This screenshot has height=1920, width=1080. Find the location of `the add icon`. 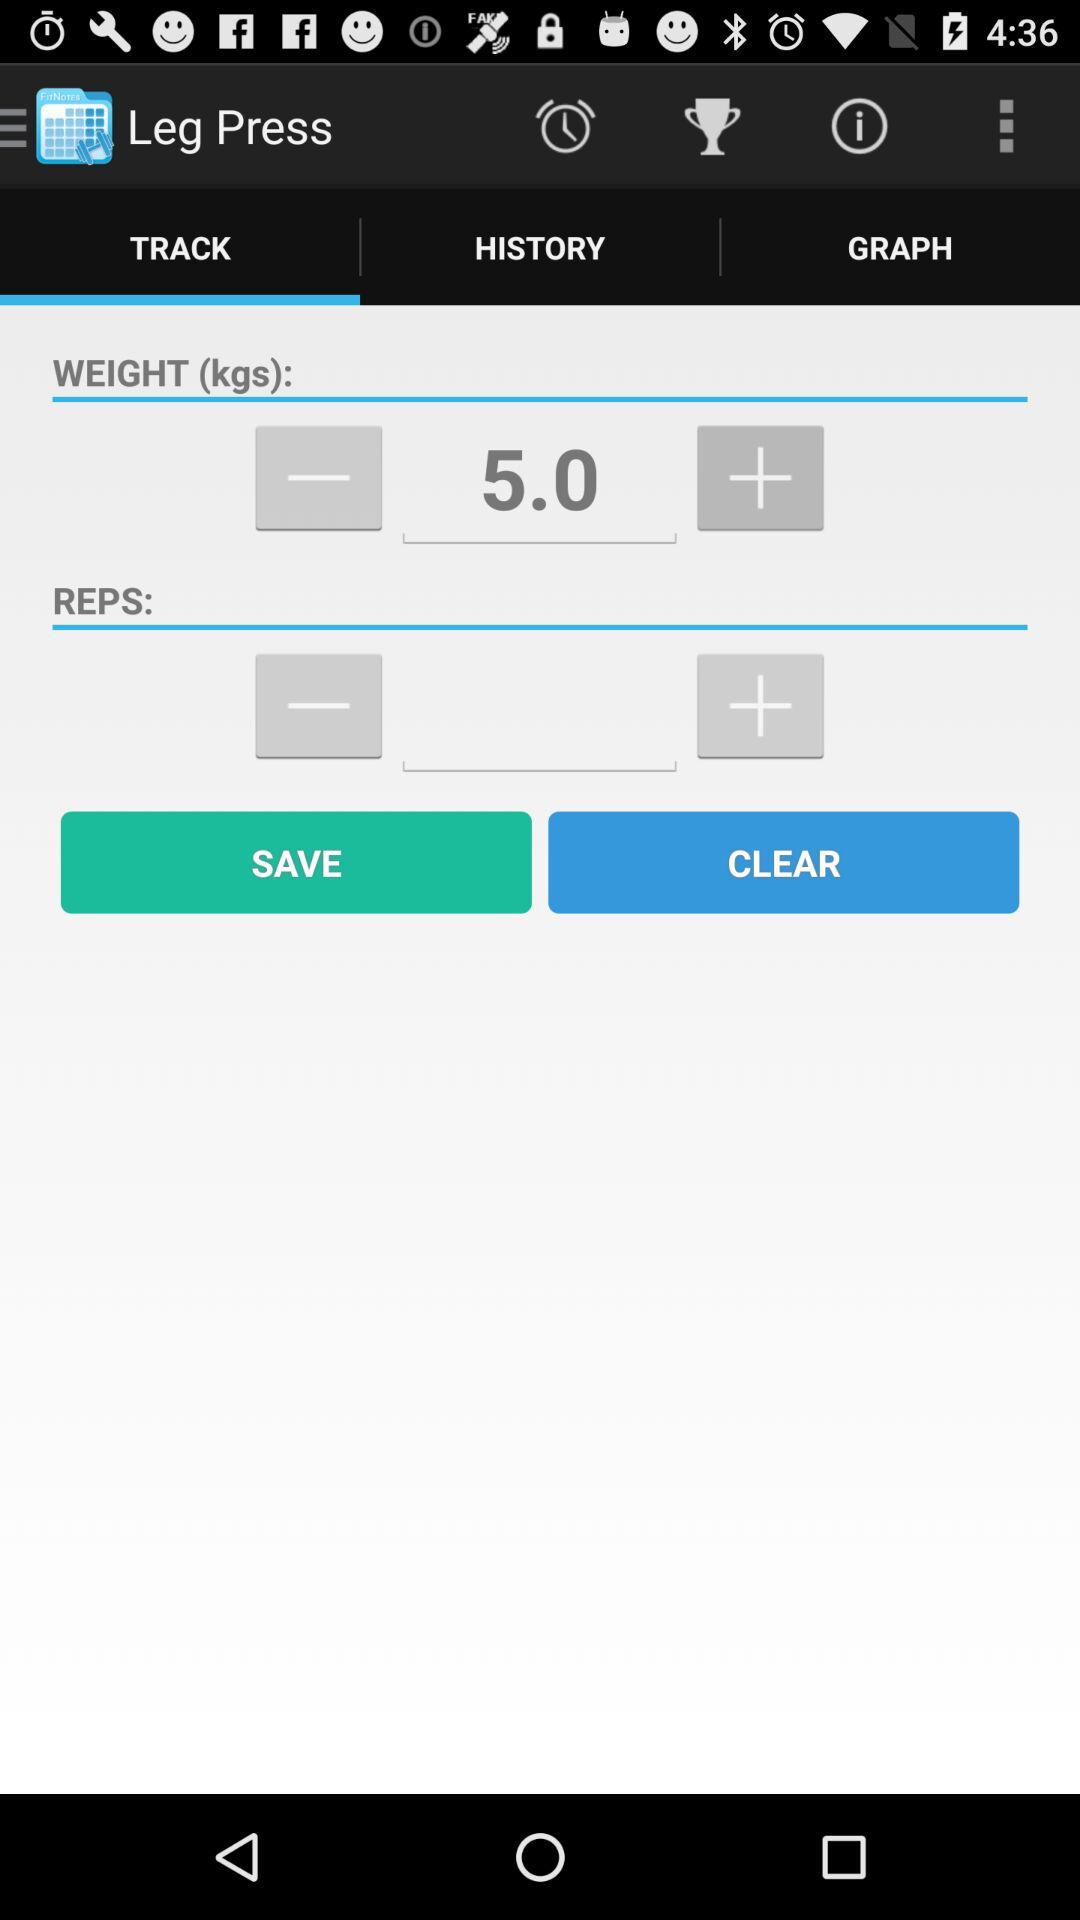

the add icon is located at coordinates (760, 754).